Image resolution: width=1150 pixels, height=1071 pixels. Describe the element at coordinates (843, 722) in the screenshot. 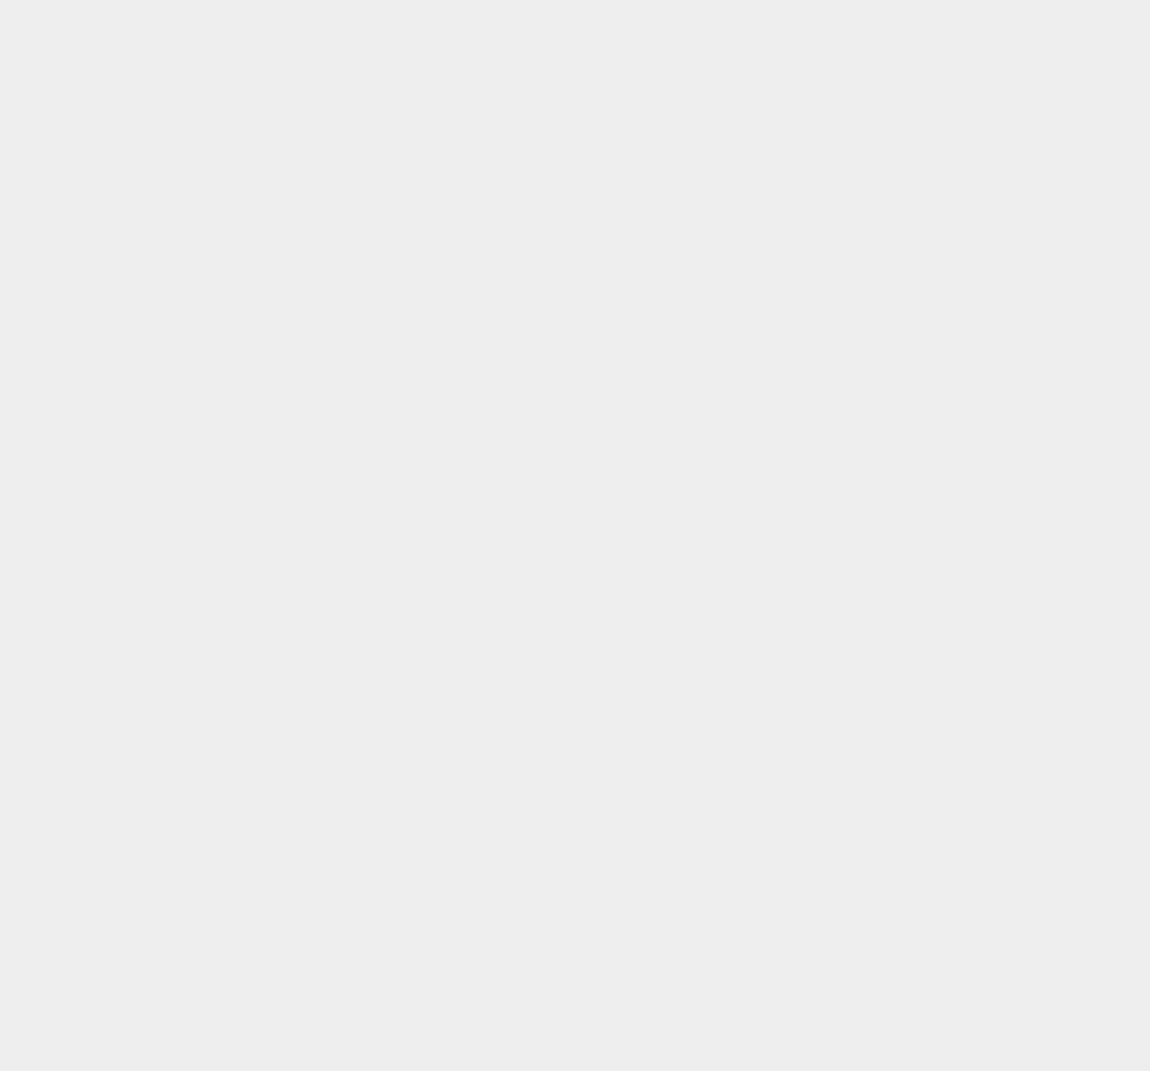

I see `'iPhone 5C'` at that location.